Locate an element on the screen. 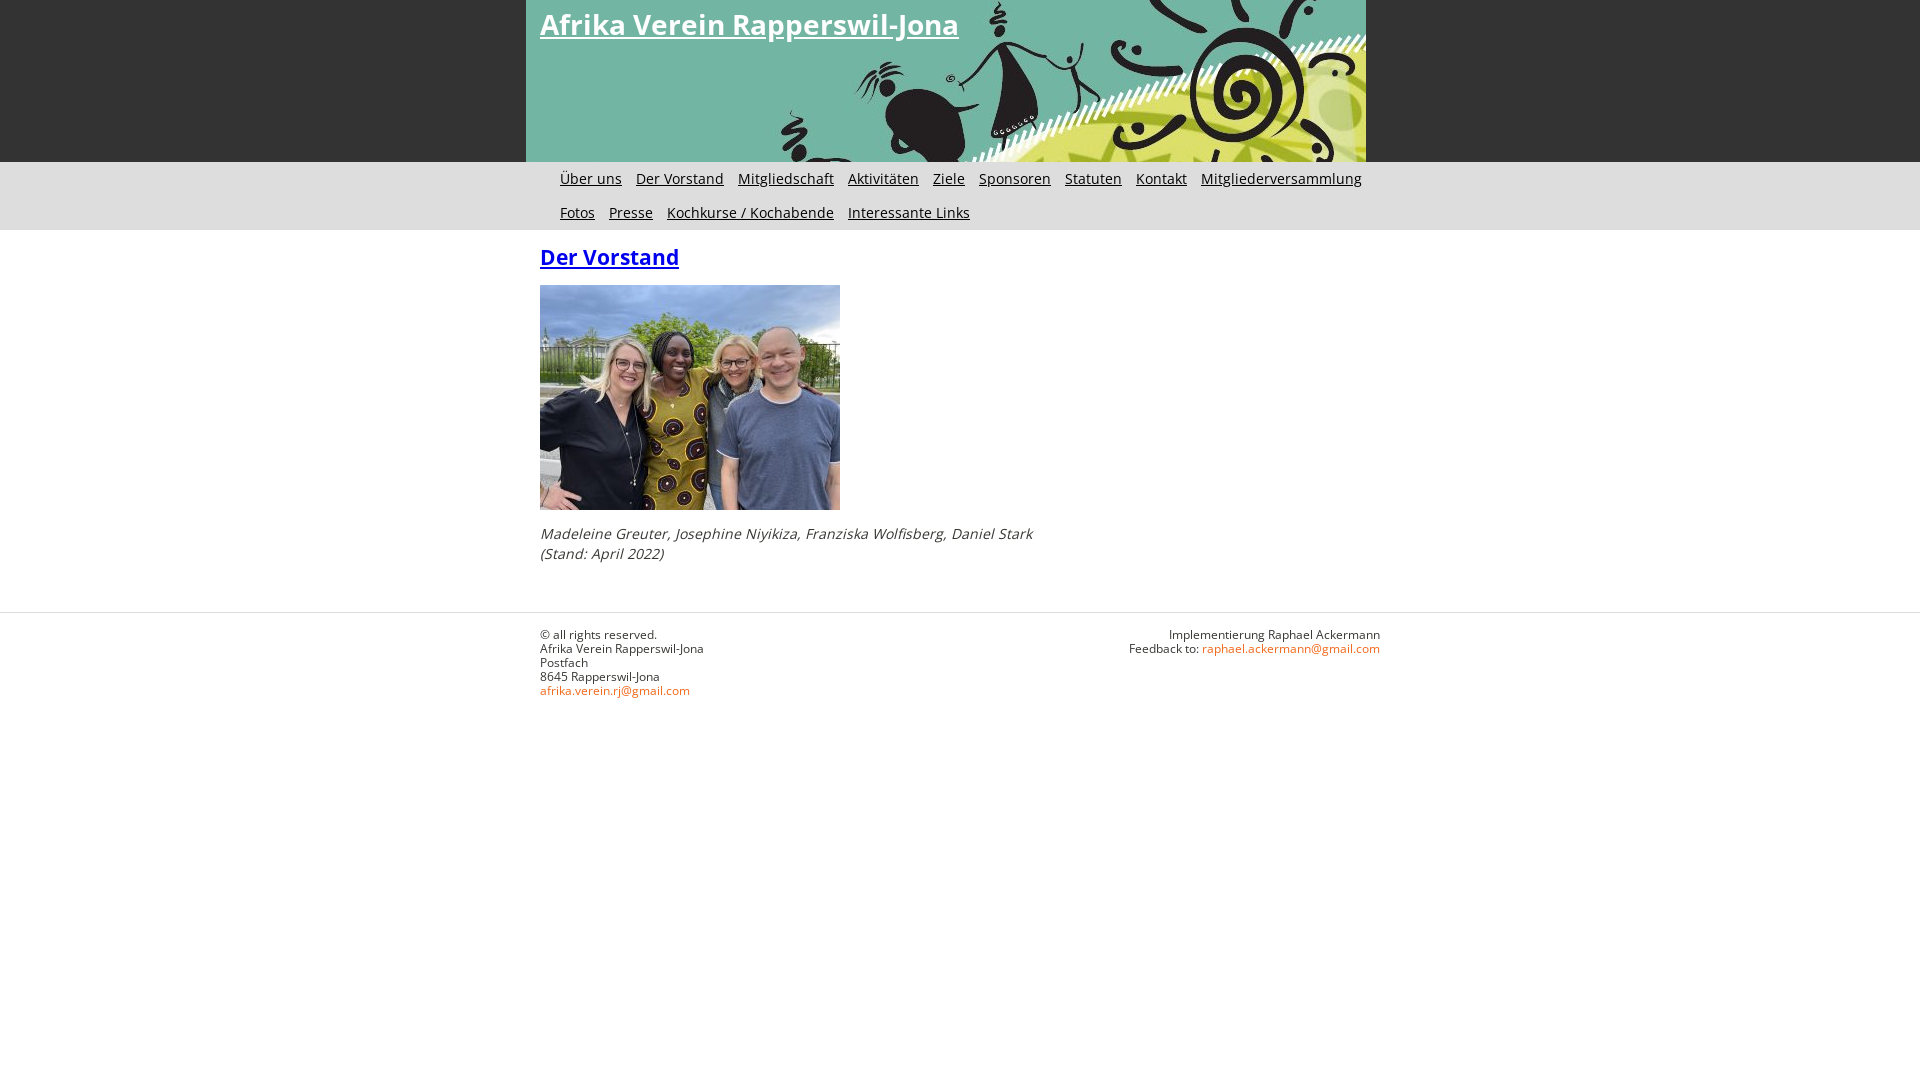 The width and height of the screenshot is (1920, 1080). 'Der Vorstand' is located at coordinates (680, 177).